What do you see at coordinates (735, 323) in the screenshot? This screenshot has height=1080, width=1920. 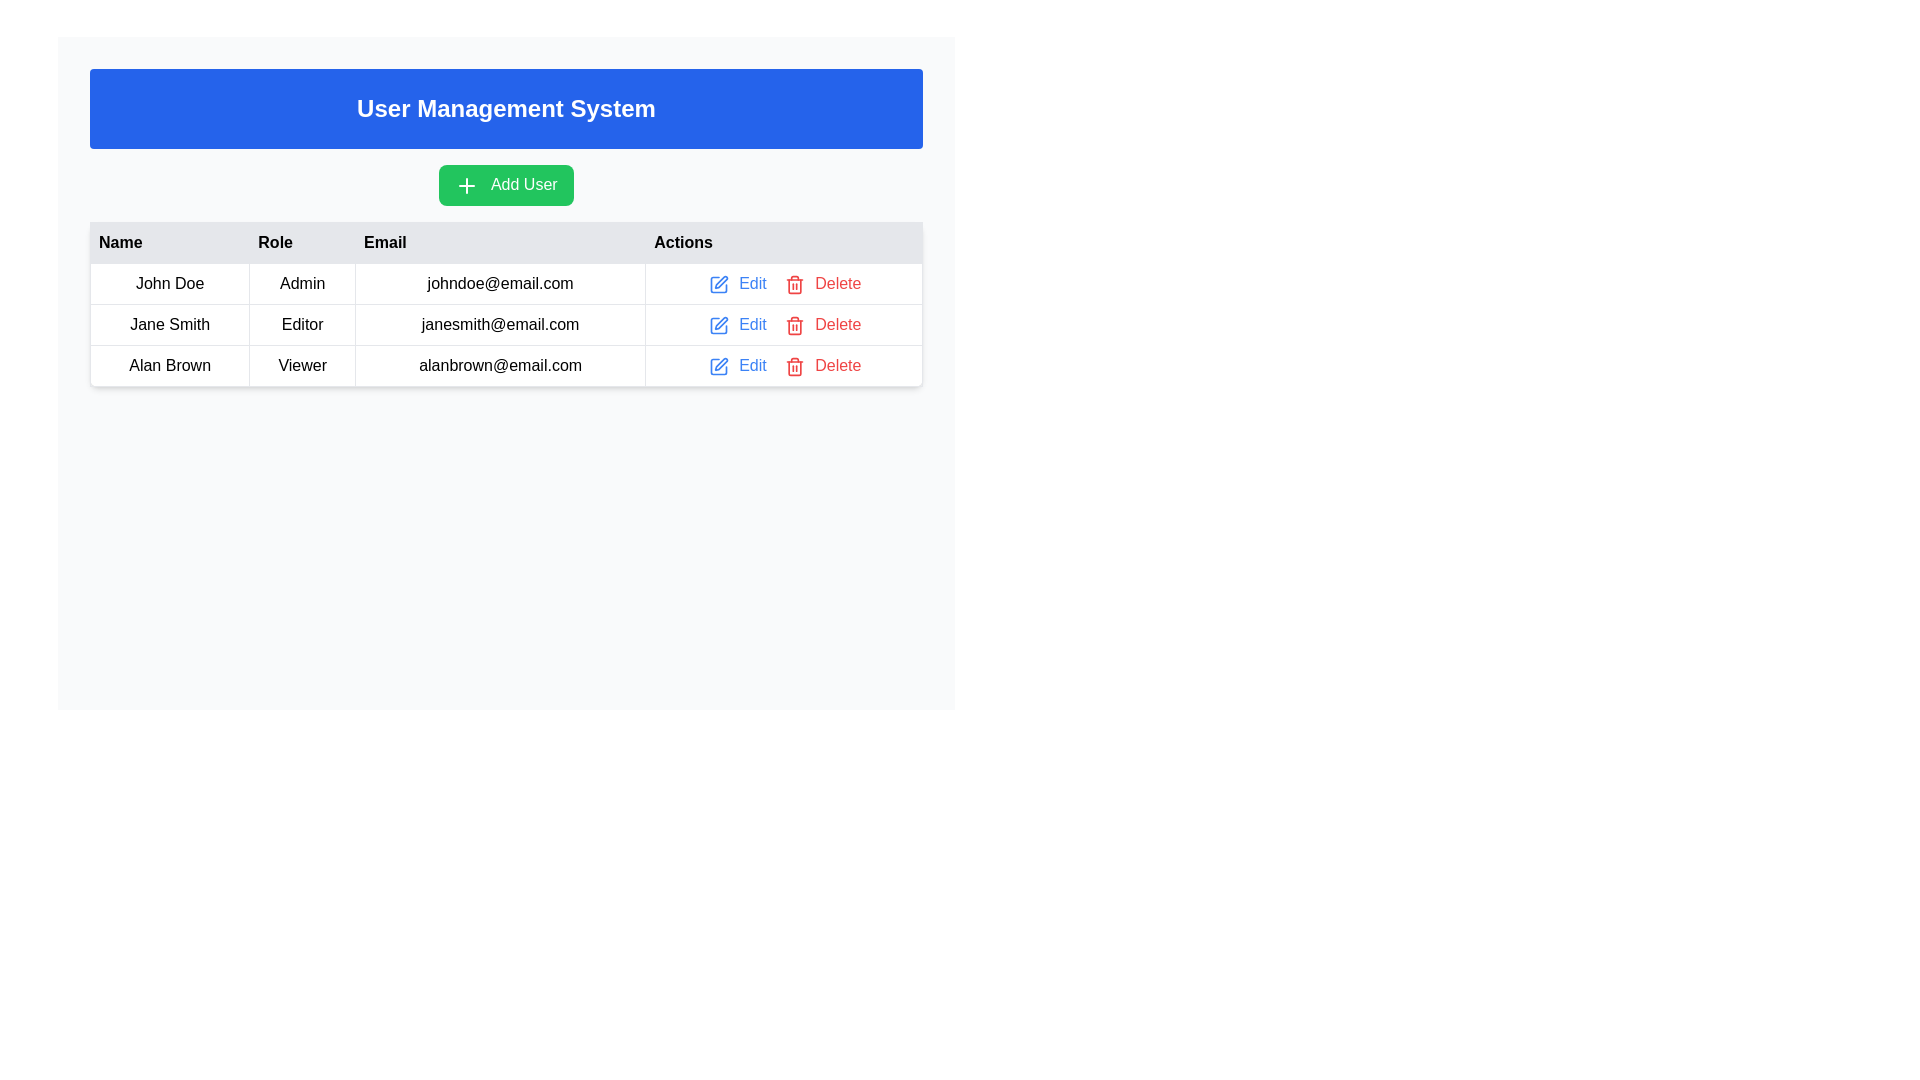 I see `the edit button for user 'Jane Smith' located in the 'Actions' column of the second row in the data table` at bounding box center [735, 323].